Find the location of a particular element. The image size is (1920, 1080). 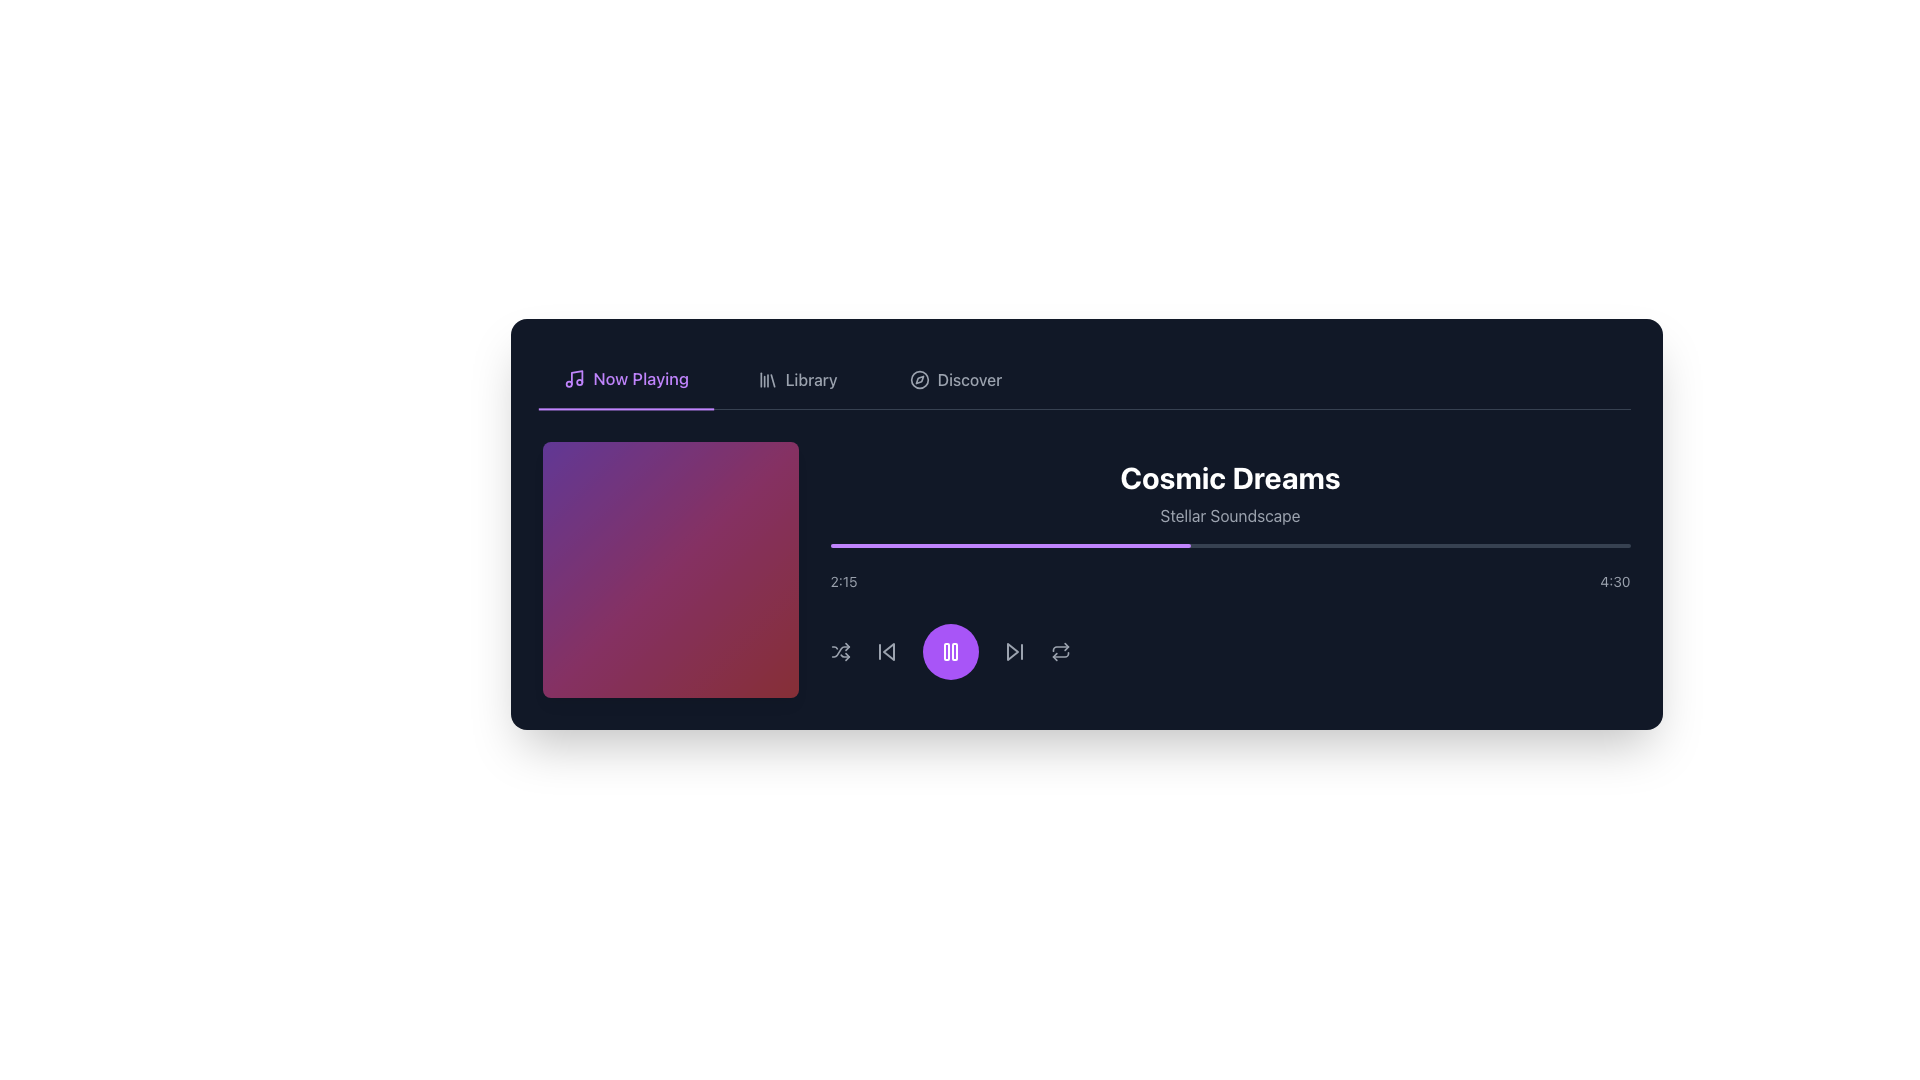

the repeat button located towards the right end of the control panel, which toggles the repeat functionality for media playback is located at coordinates (1059, 651).